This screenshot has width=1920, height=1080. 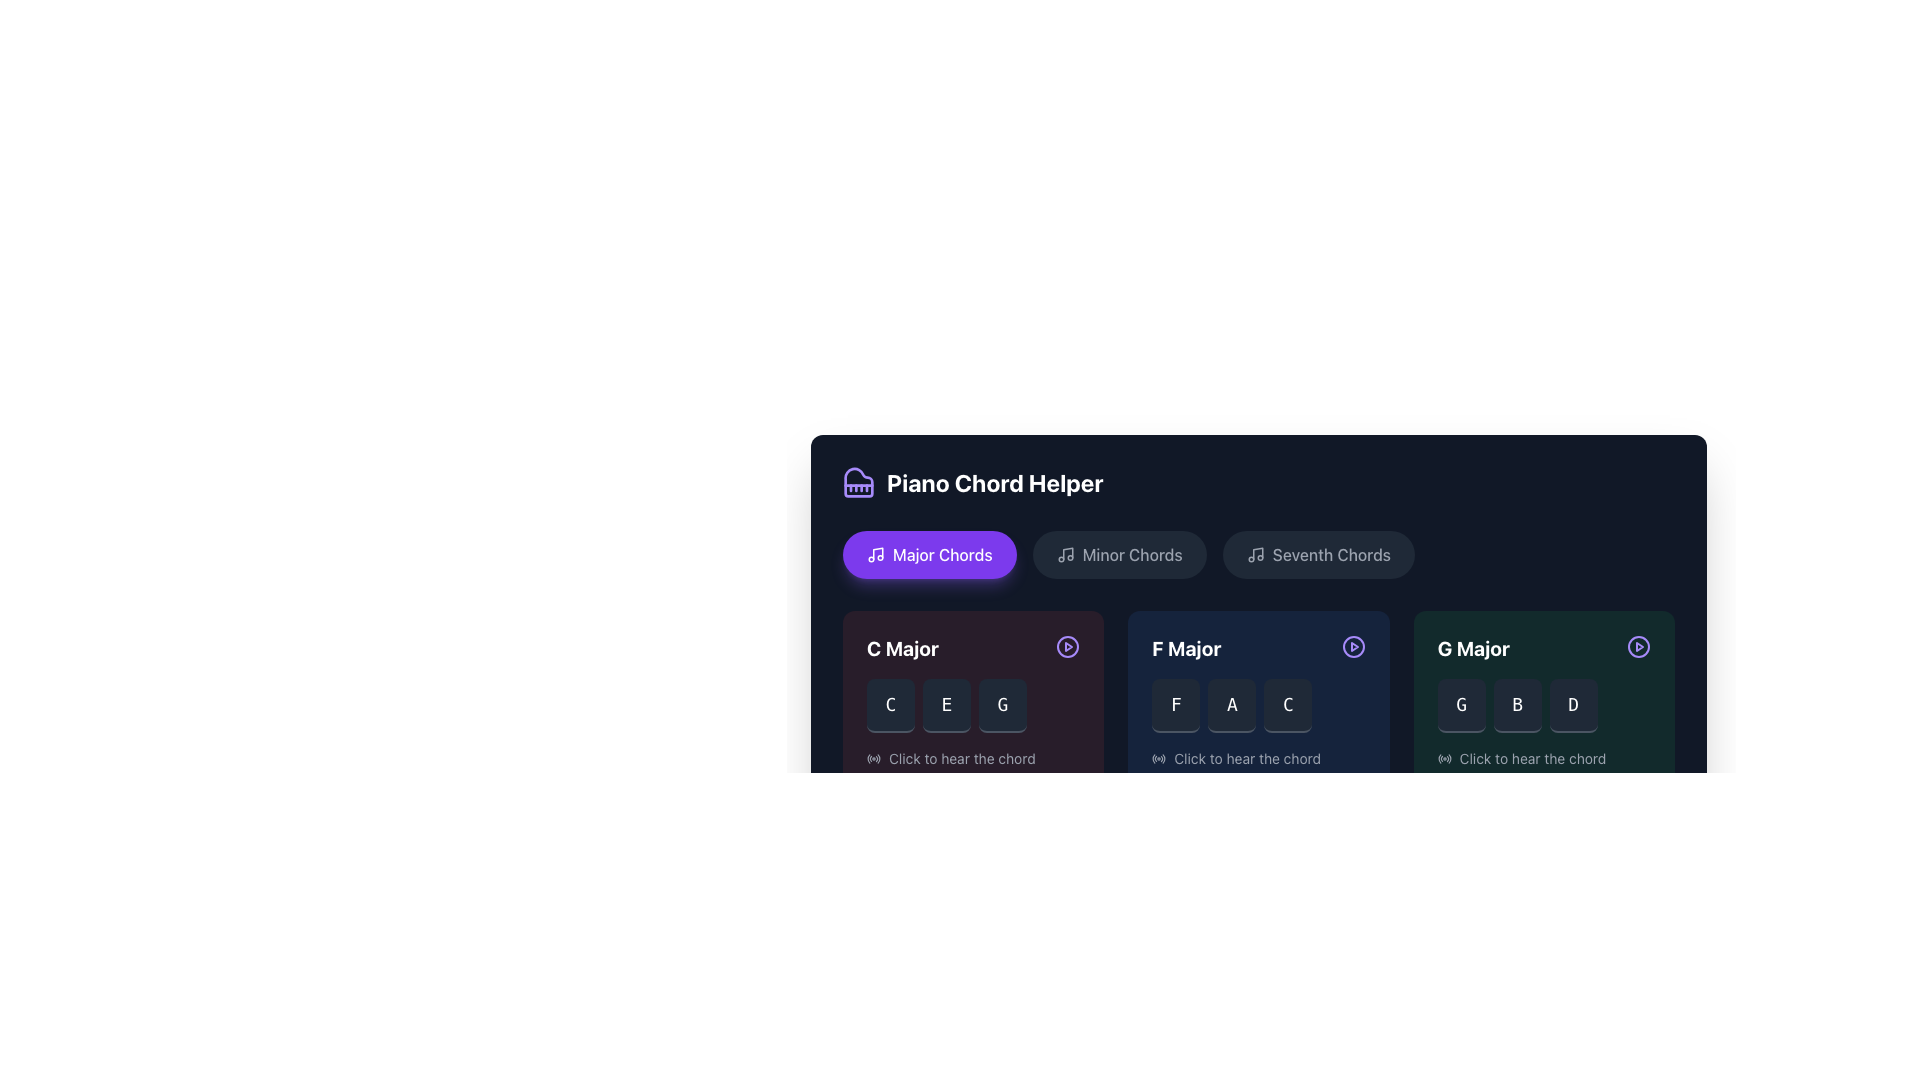 I want to click on the 'B' chord note button within the 'G Major' chord section, so click(x=1517, y=704).